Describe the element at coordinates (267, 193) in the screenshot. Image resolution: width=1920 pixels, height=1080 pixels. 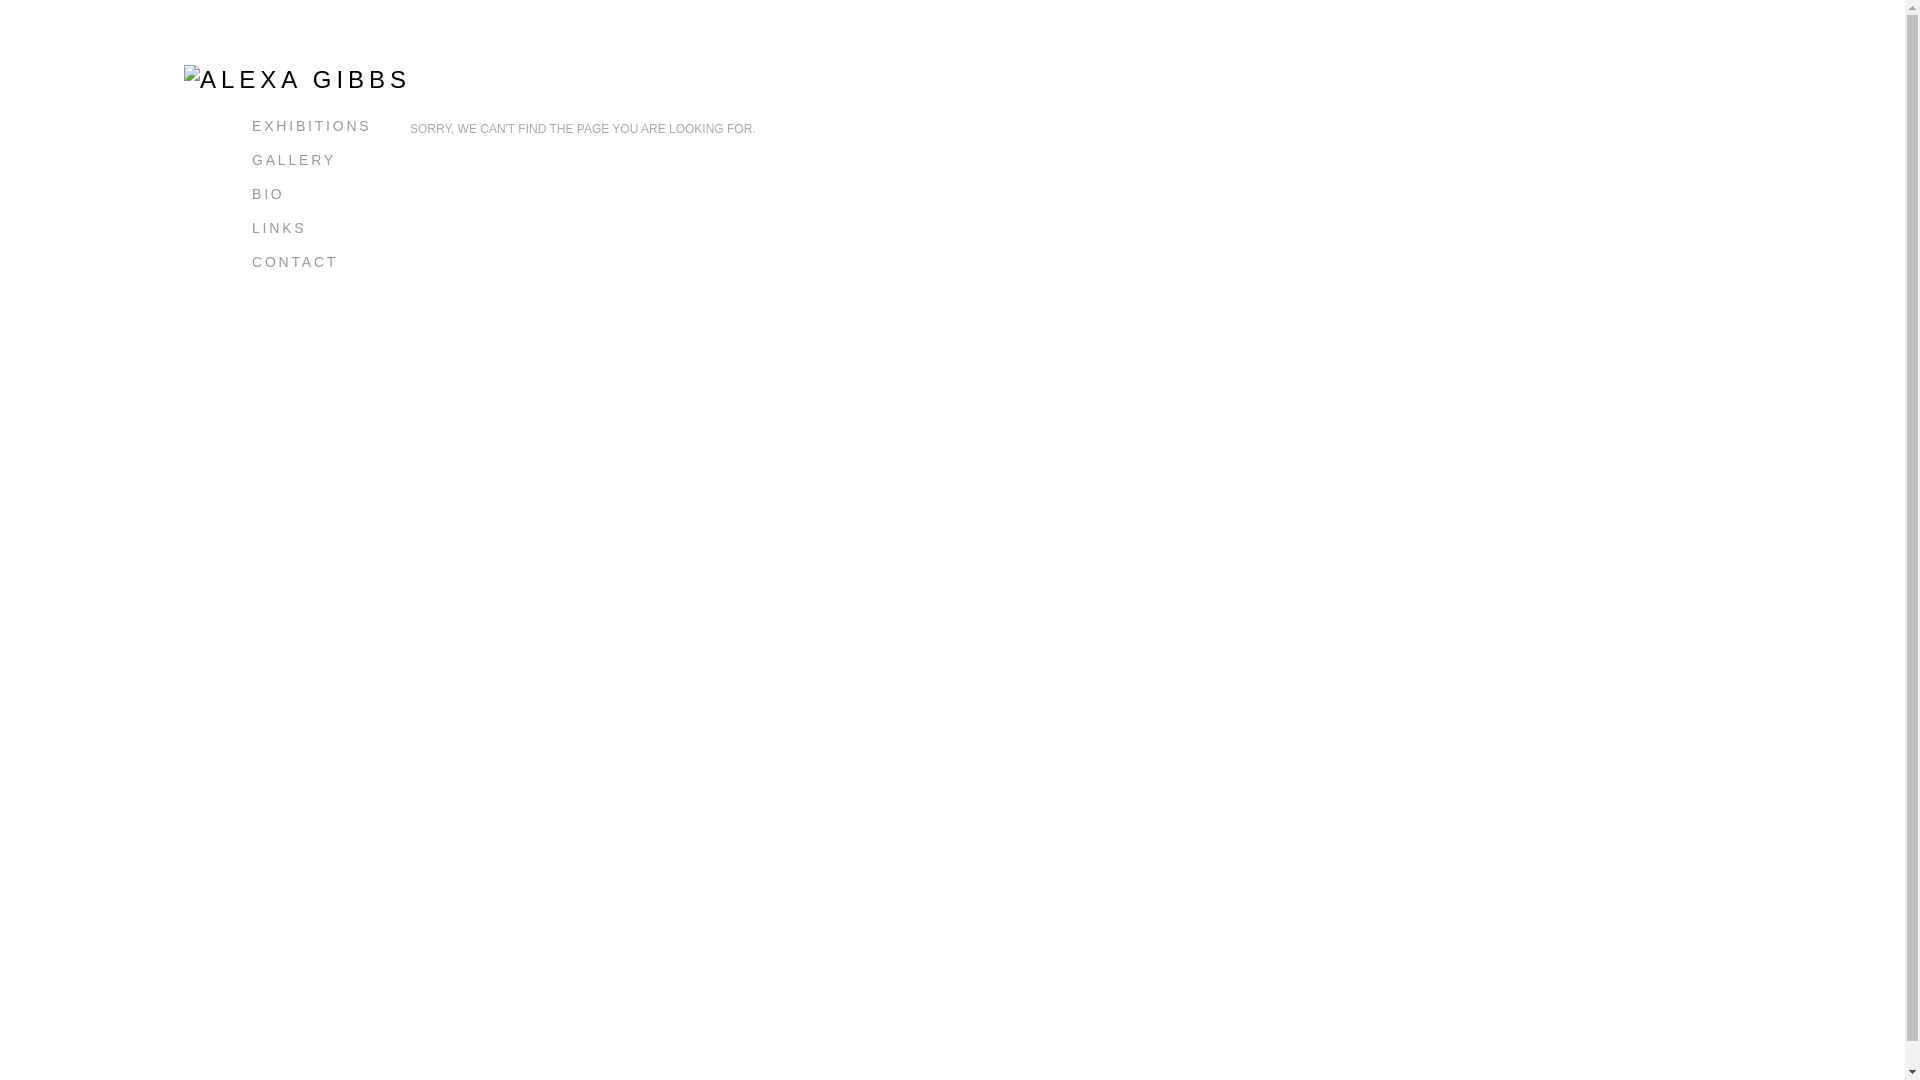
I see `'BIO'` at that location.